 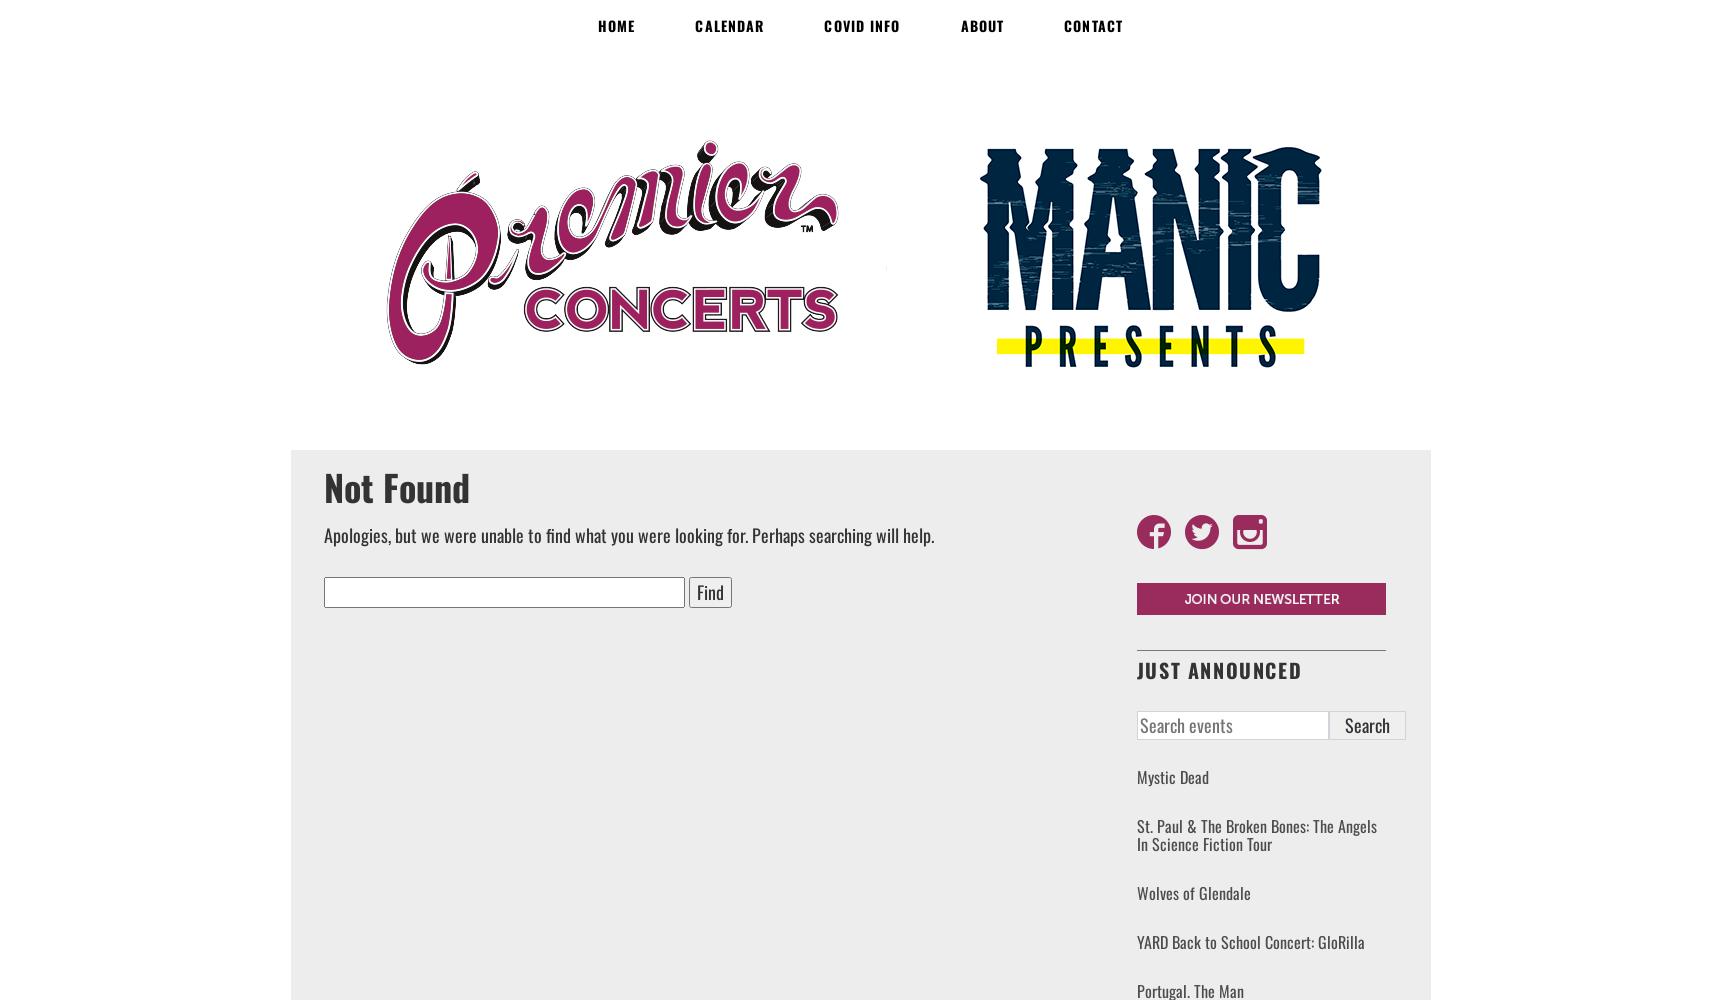 What do you see at coordinates (1092, 25) in the screenshot?
I see `'Contact'` at bounding box center [1092, 25].